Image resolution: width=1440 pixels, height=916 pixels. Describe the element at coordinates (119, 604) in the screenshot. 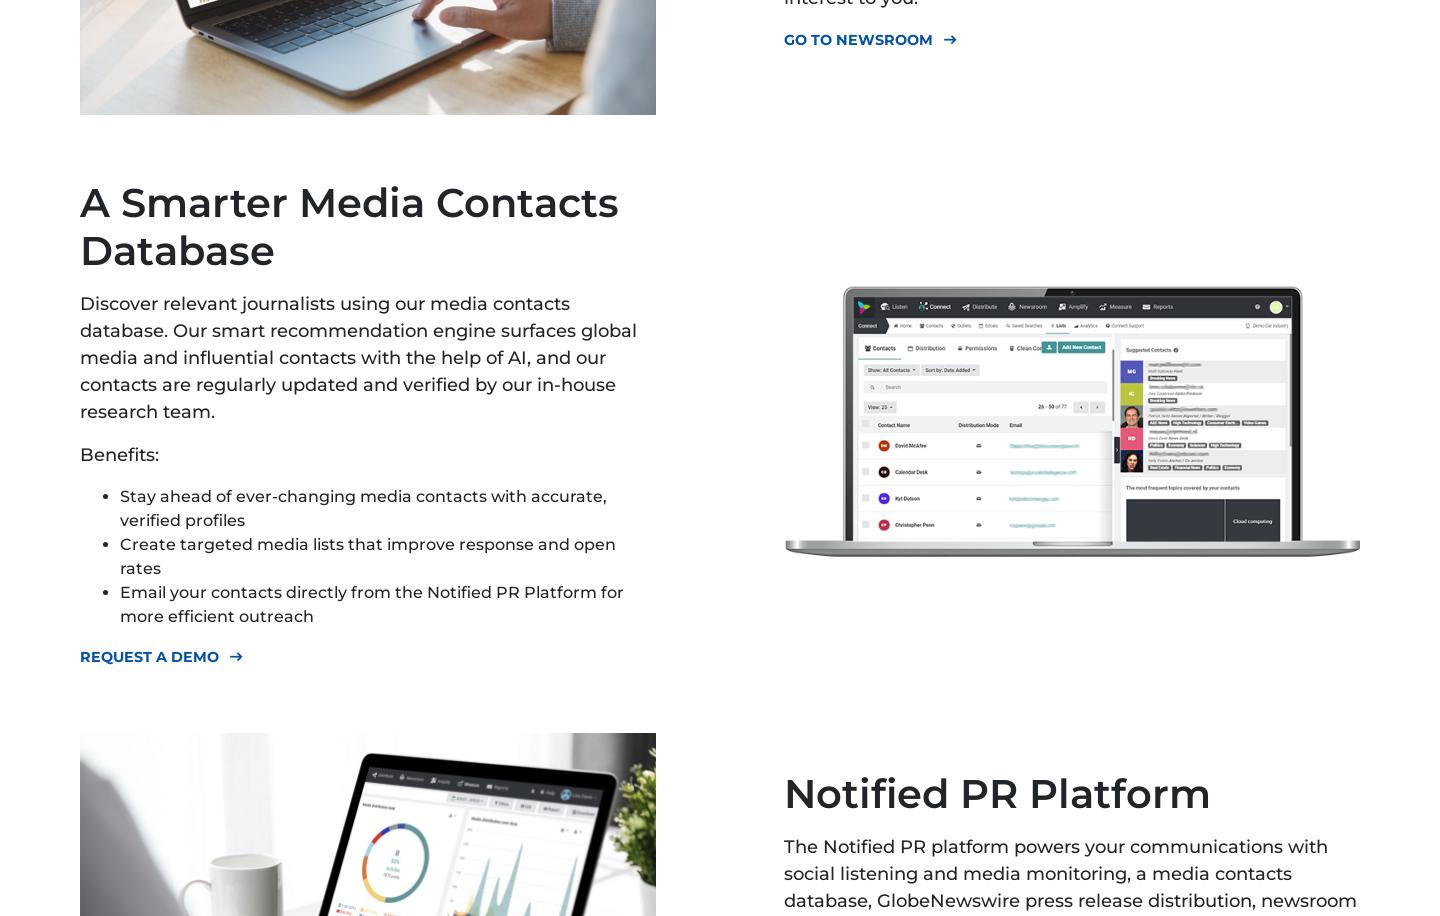

I see `'Email your contacts directly from the Notified PR Platform for more efficient outreach'` at that location.